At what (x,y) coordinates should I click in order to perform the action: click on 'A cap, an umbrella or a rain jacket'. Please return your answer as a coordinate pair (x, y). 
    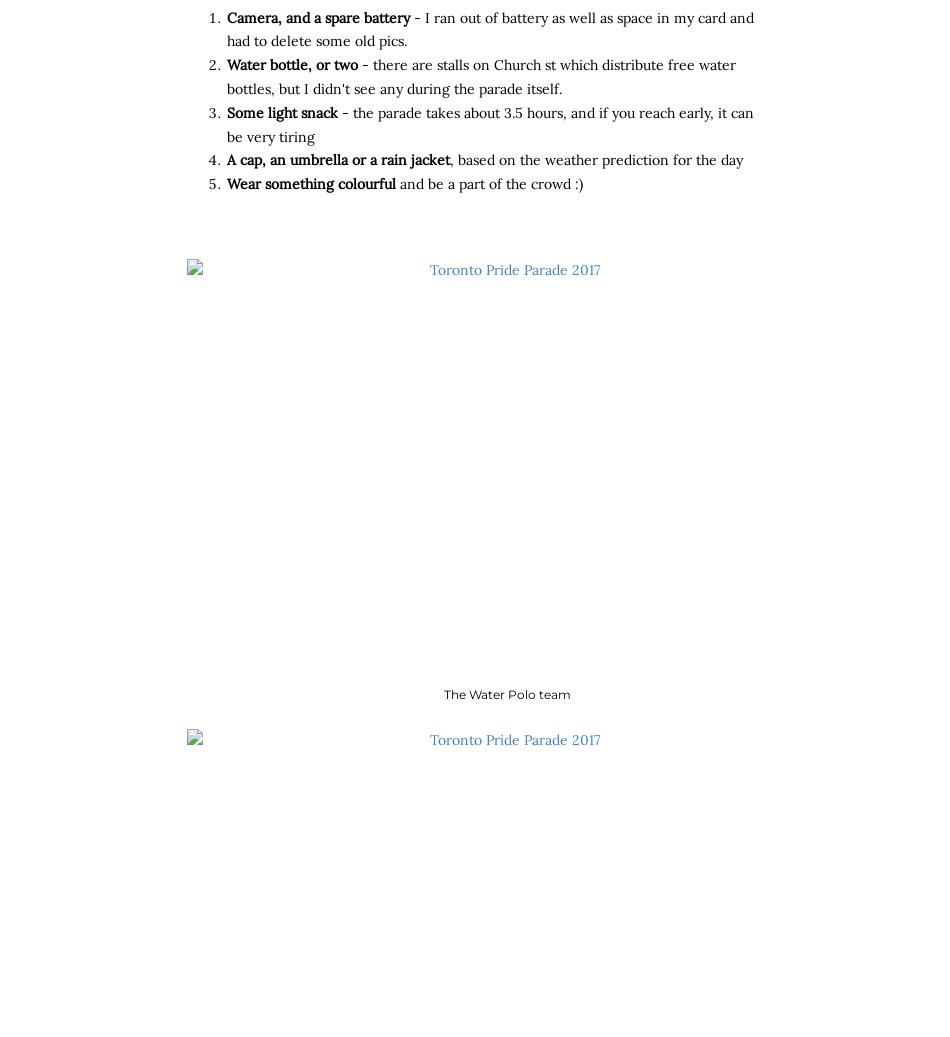
    Looking at the image, I should click on (337, 159).